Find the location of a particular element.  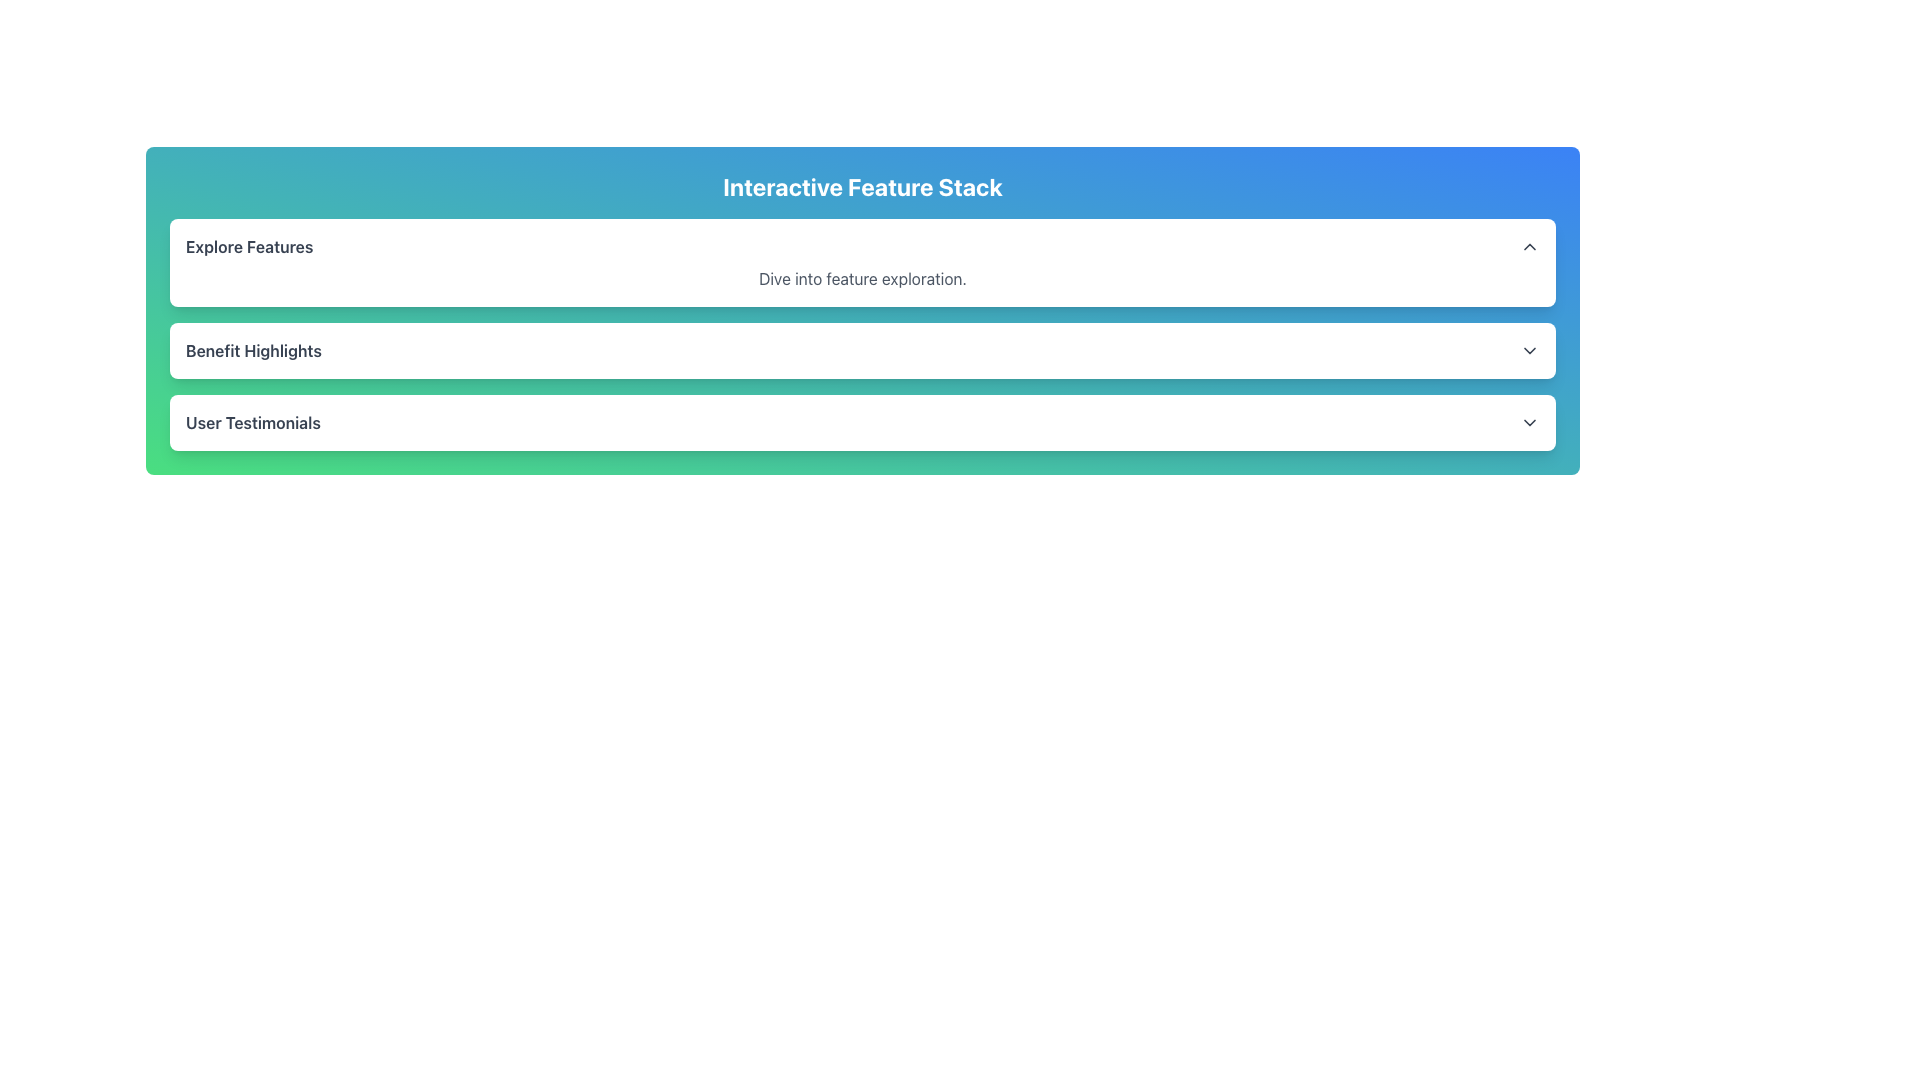

the icon in the 'Explore Features' section is located at coordinates (1529, 245).